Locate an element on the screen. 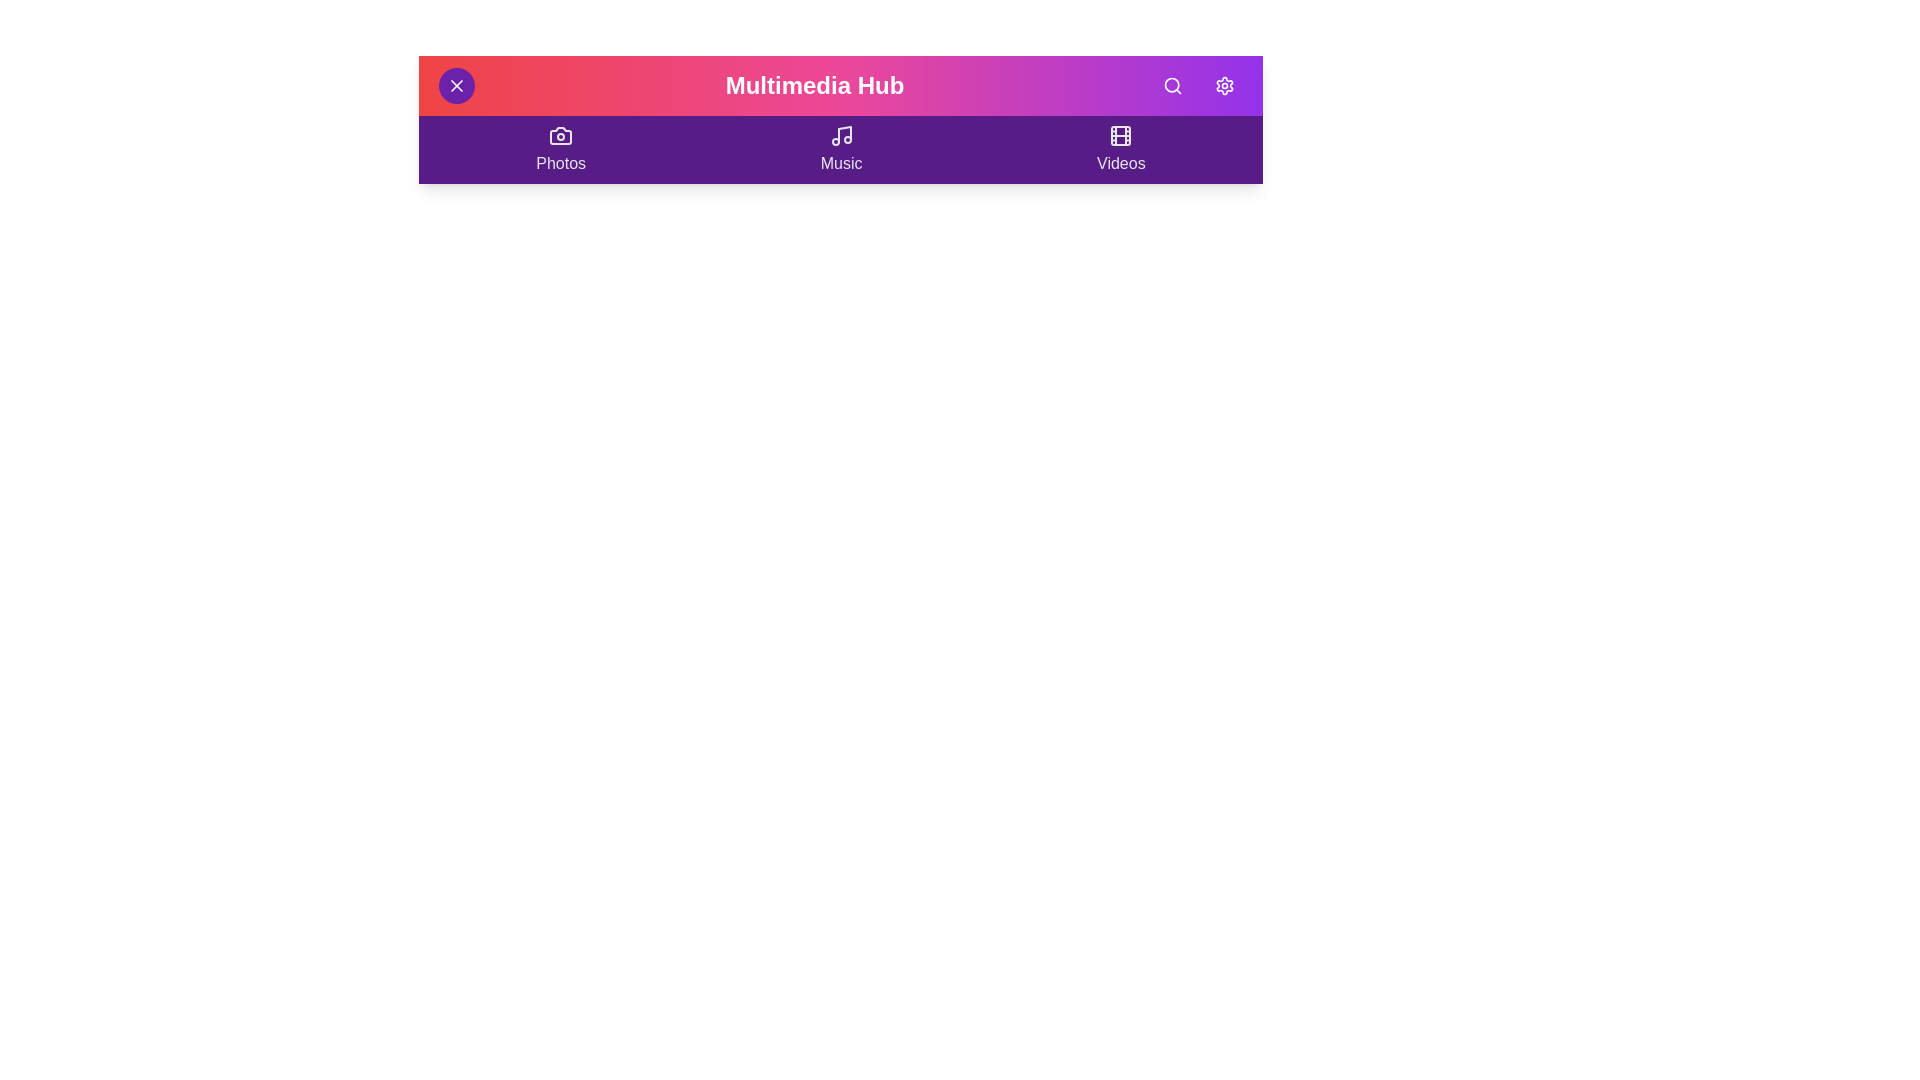  the settings button to access the settings menu is located at coordinates (1223, 84).